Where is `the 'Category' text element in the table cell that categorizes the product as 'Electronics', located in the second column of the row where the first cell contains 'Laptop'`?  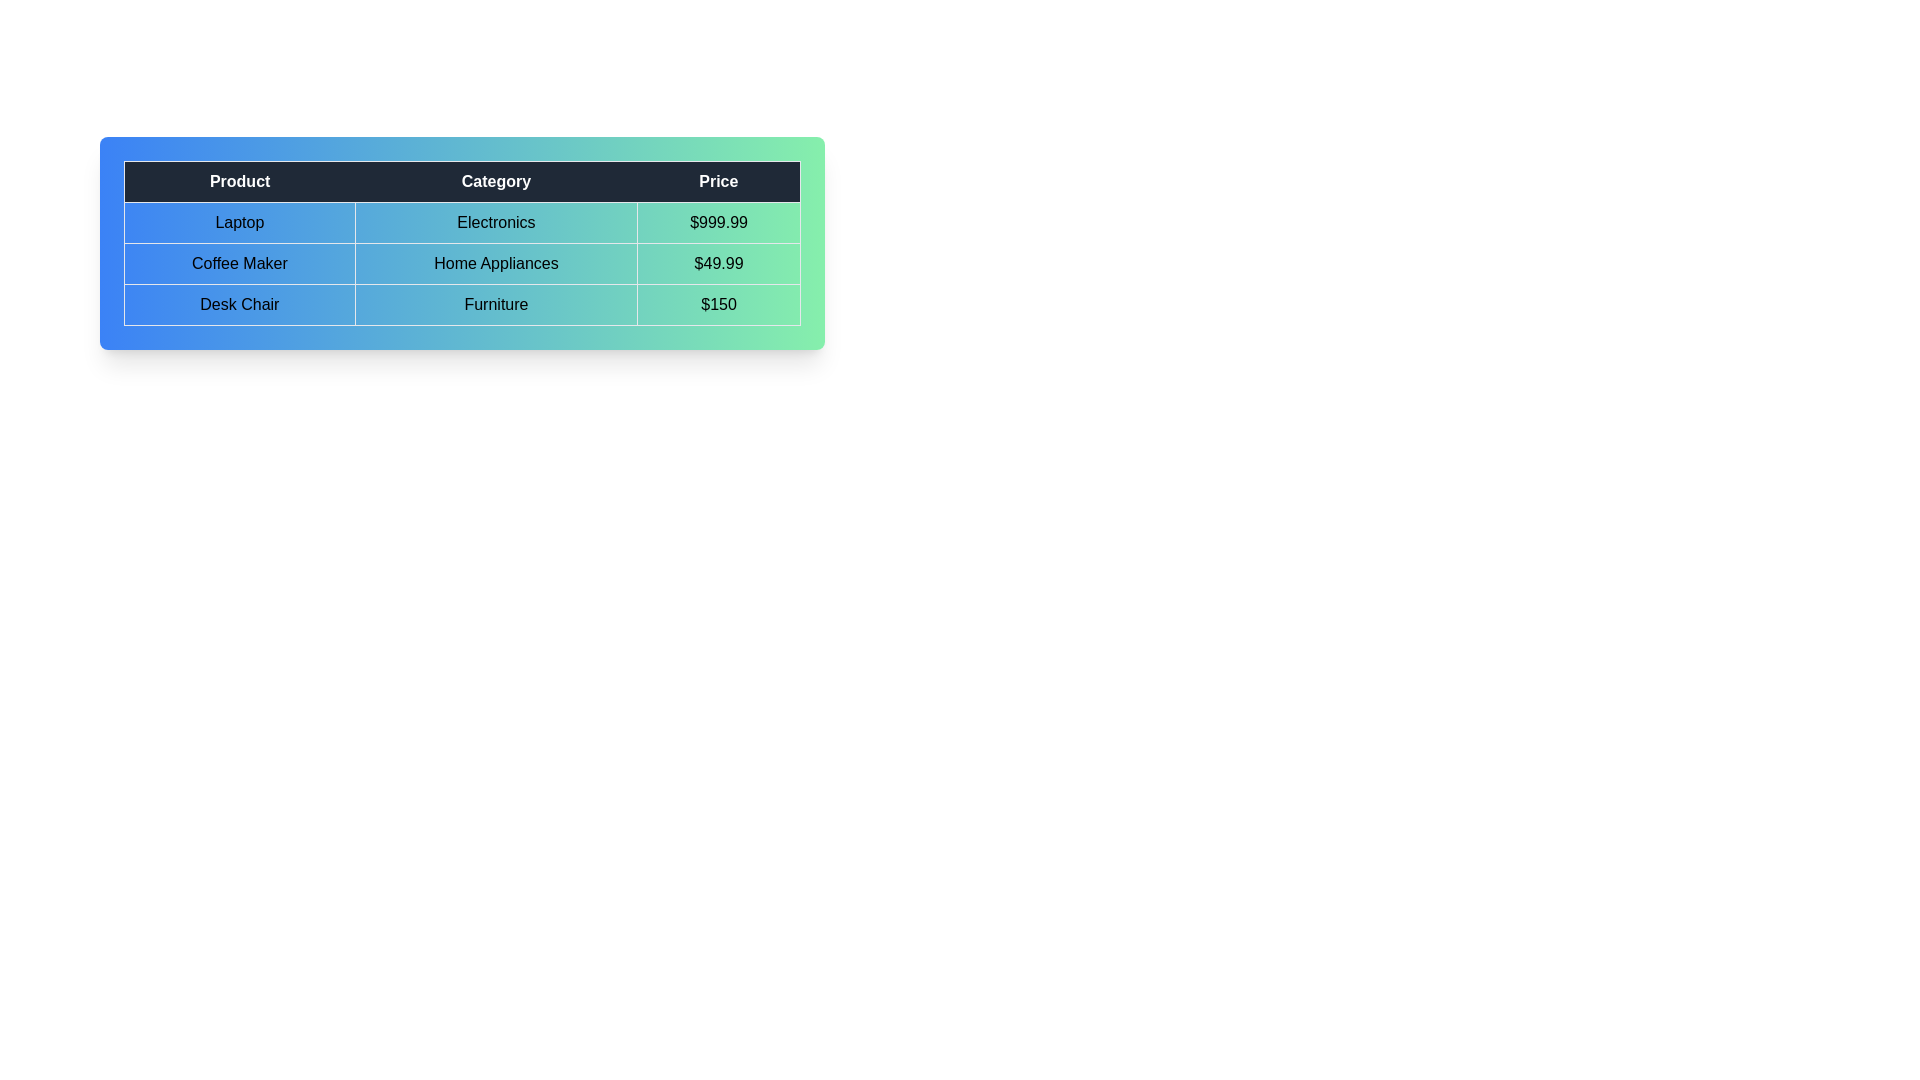
the 'Category' text element in the table cell that categorizes the product as 'Electronics', located in the second column of the row where the first cell contains 'Laptop' is located at coordinates (496, 223).